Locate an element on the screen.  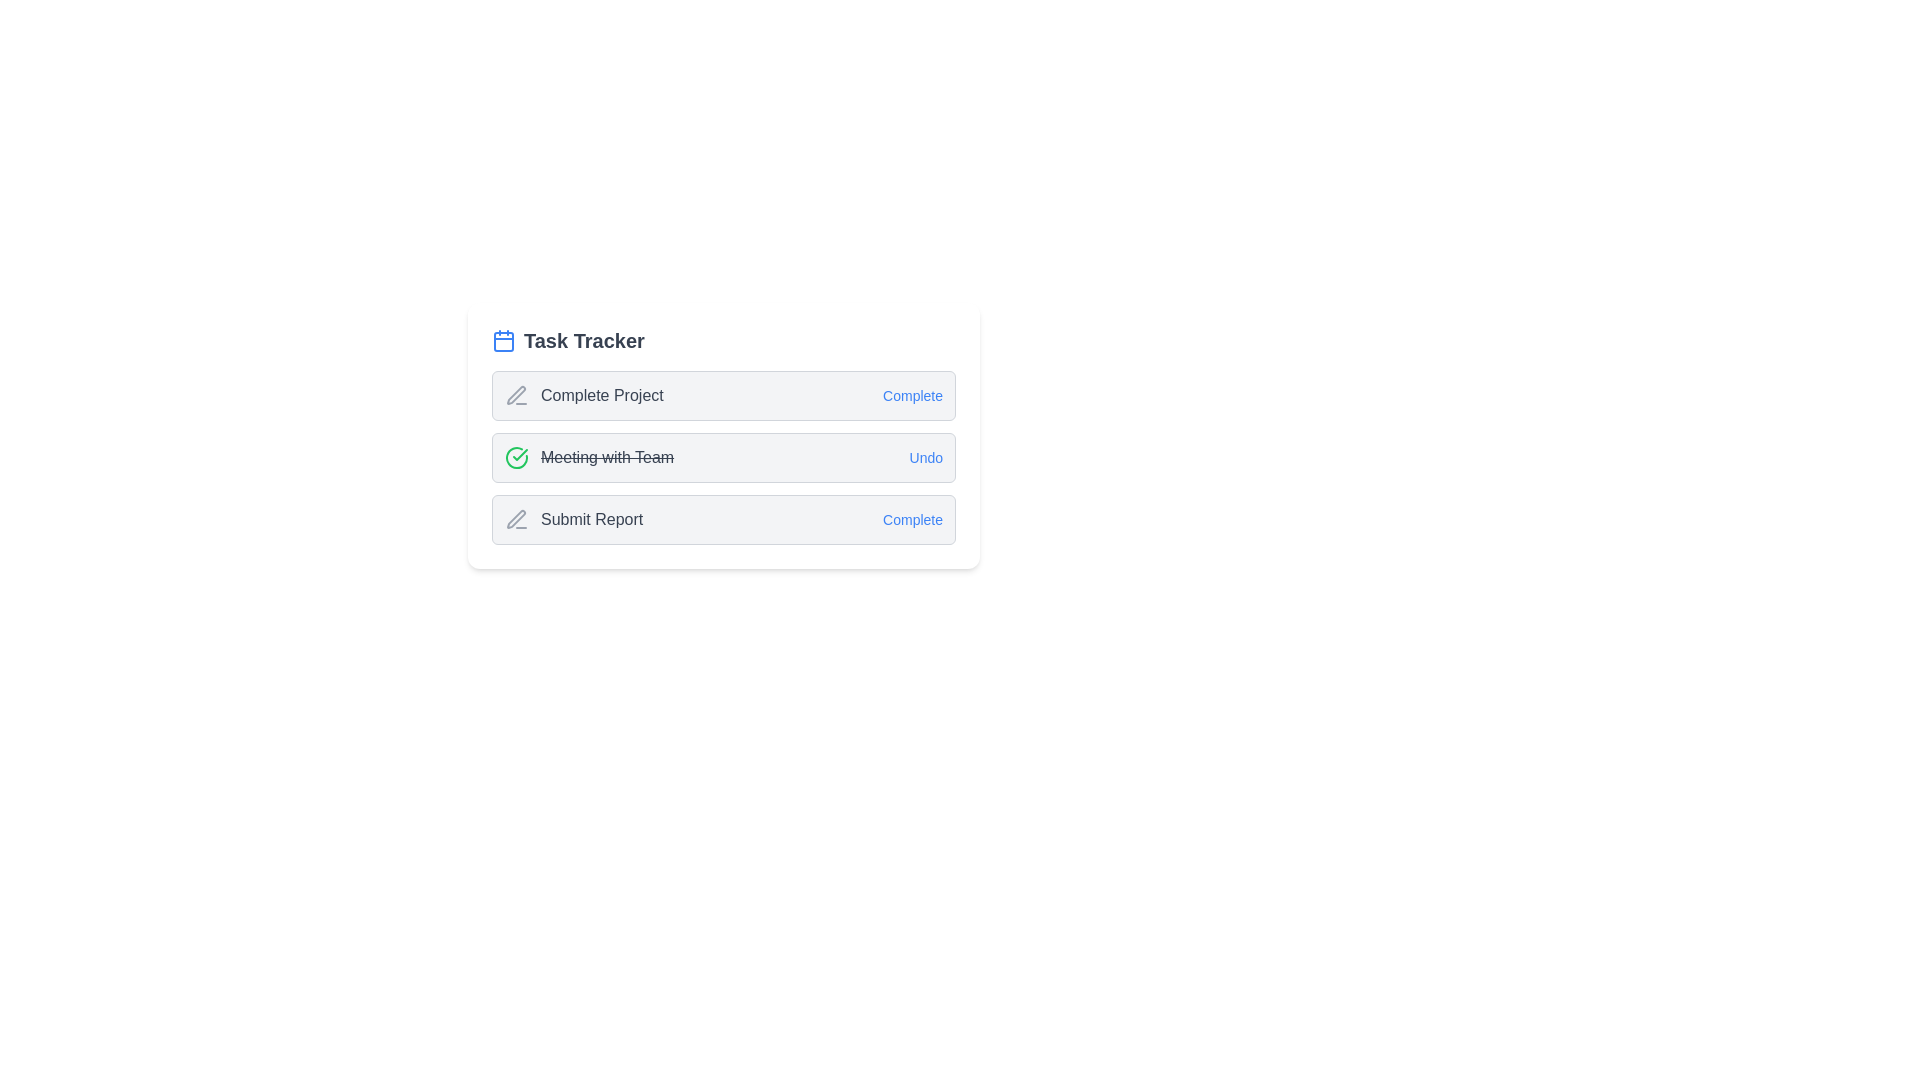
the completed task entry labeled 'Meeting with Team' in the task tracker application is located at coordinates (723, 434).